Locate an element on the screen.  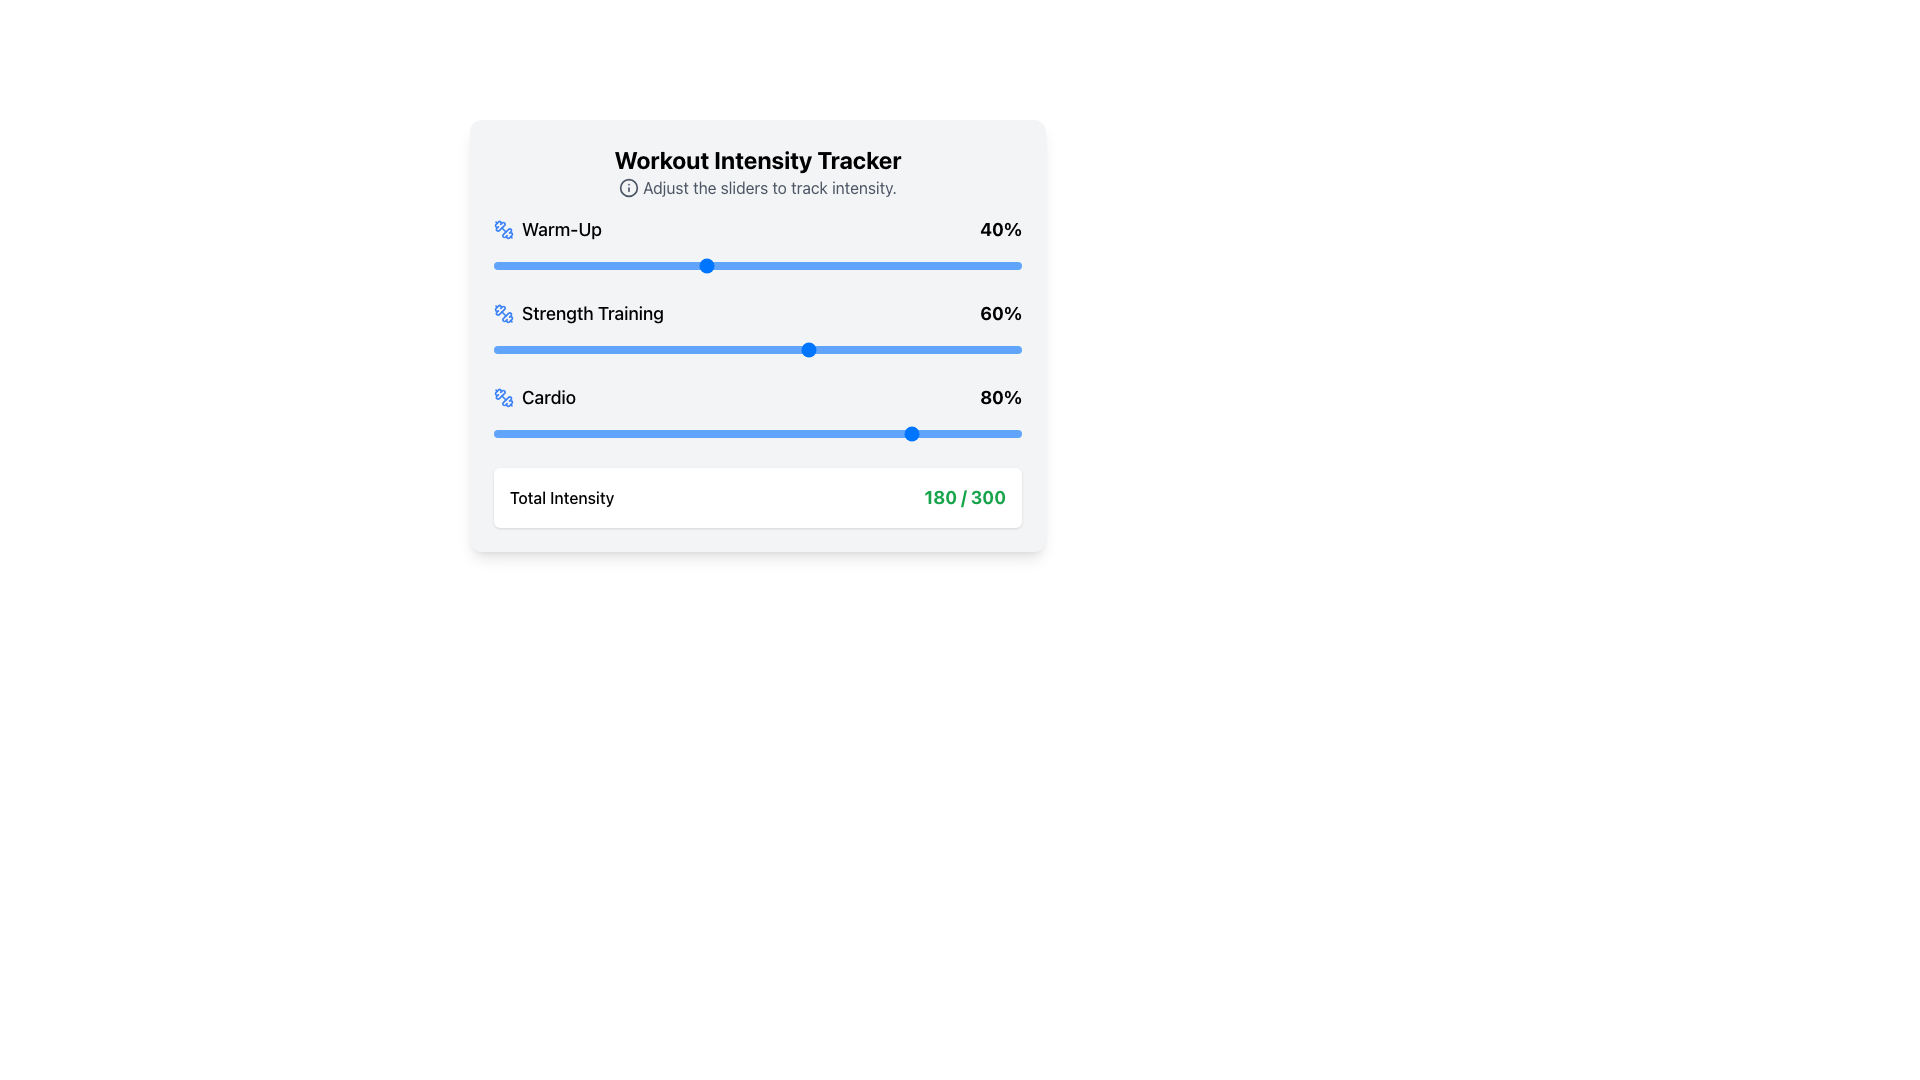
the cardio intensity slider is located at coordinates (831, 433).